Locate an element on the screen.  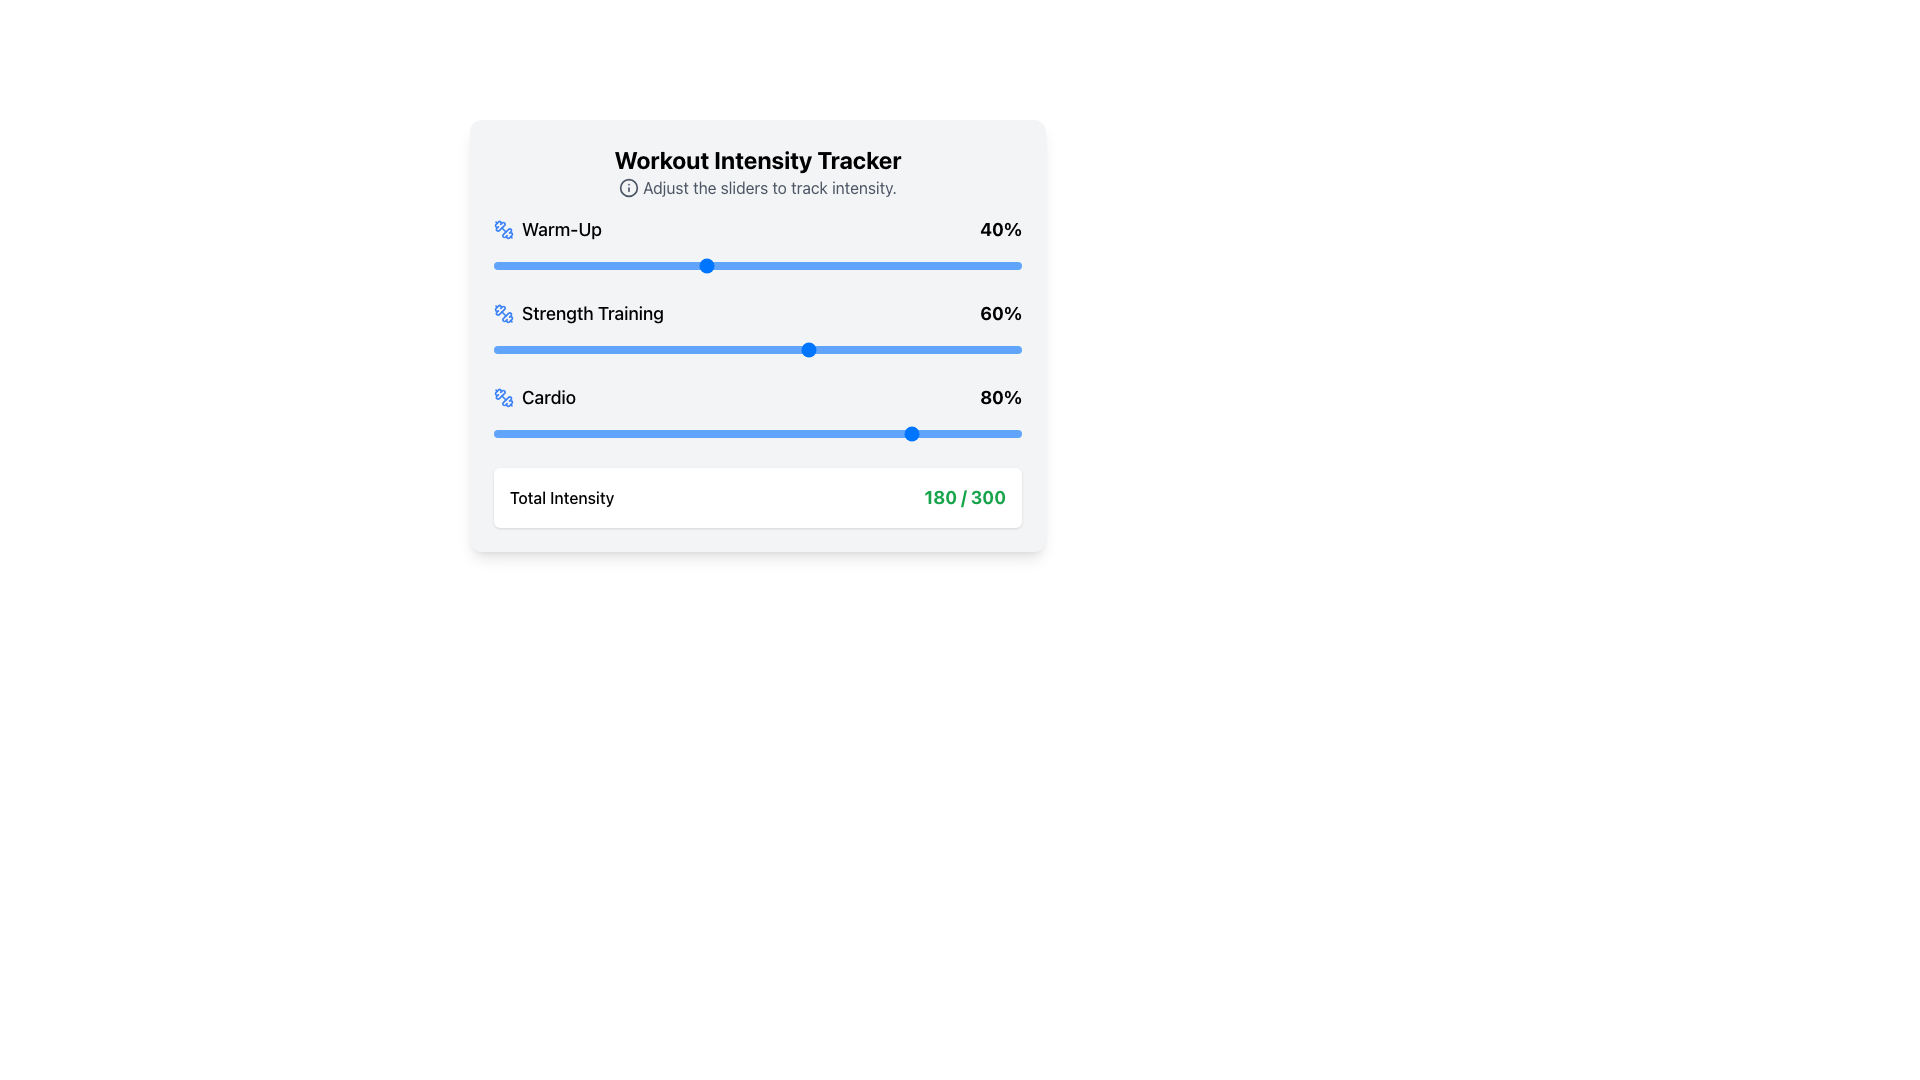
the cardio intensity slider is located at coordinates (831, 433).